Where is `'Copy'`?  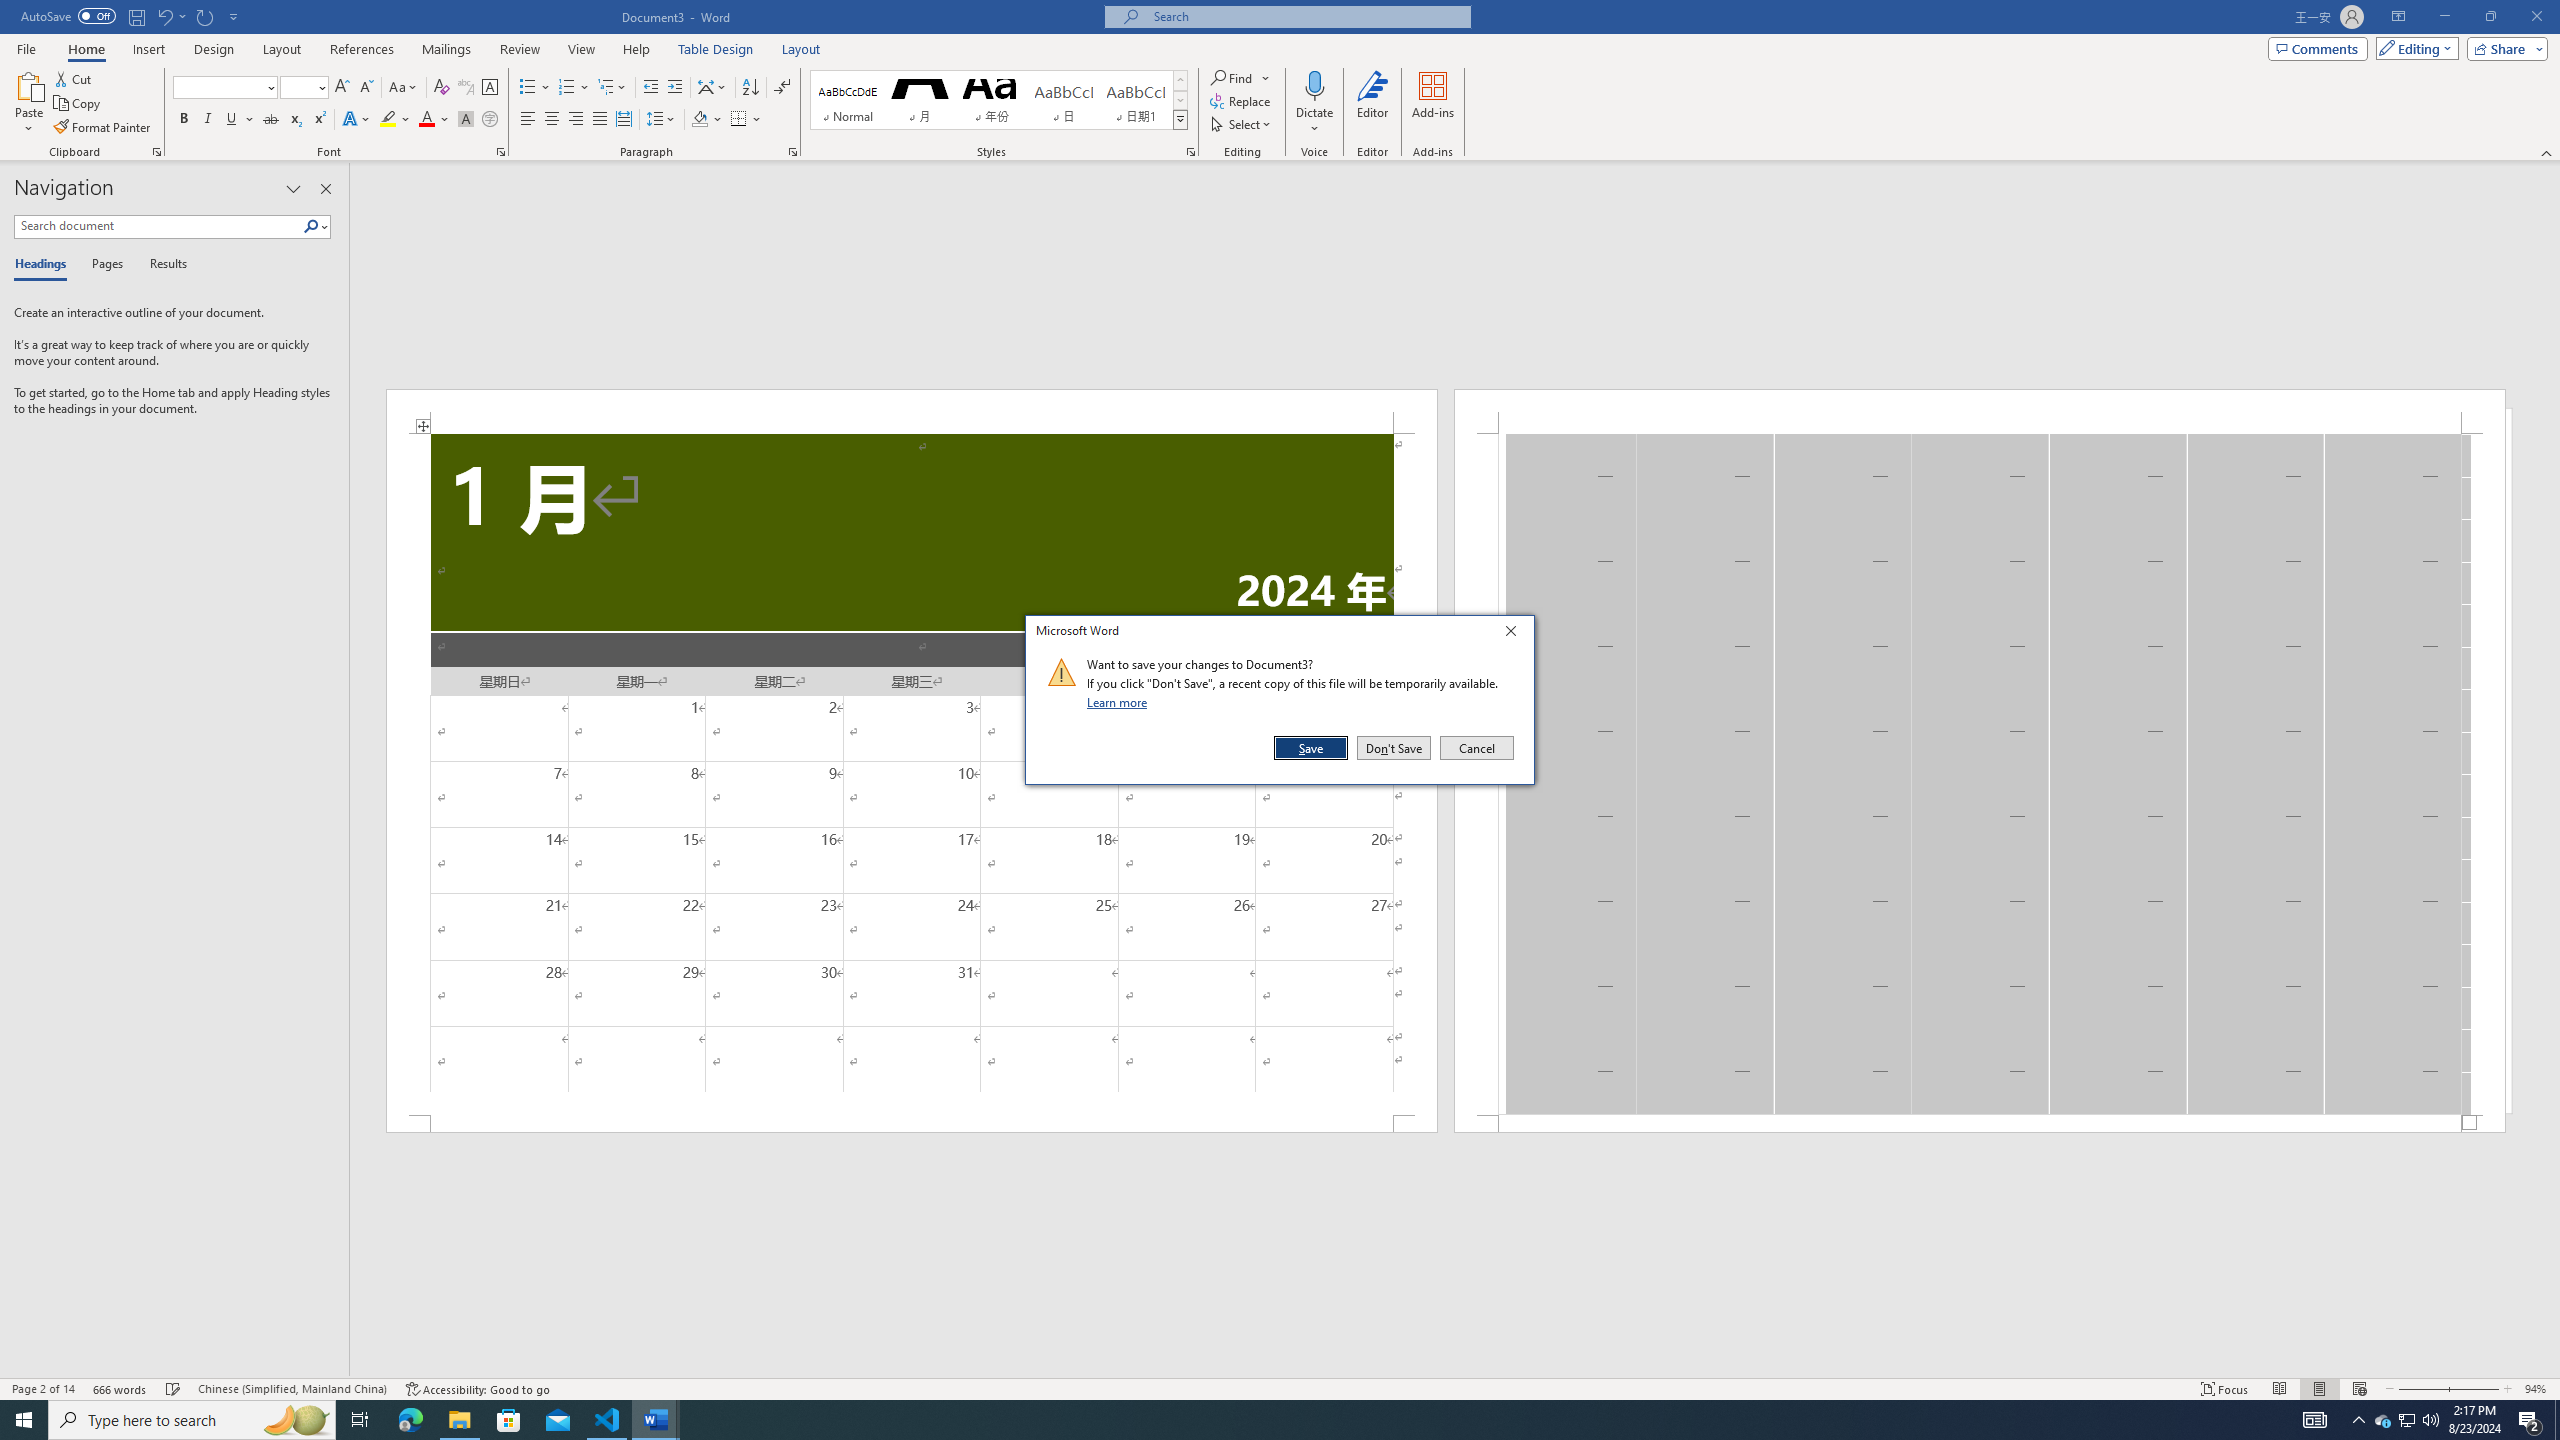 'Copy' is located at coordinates (78, 103).